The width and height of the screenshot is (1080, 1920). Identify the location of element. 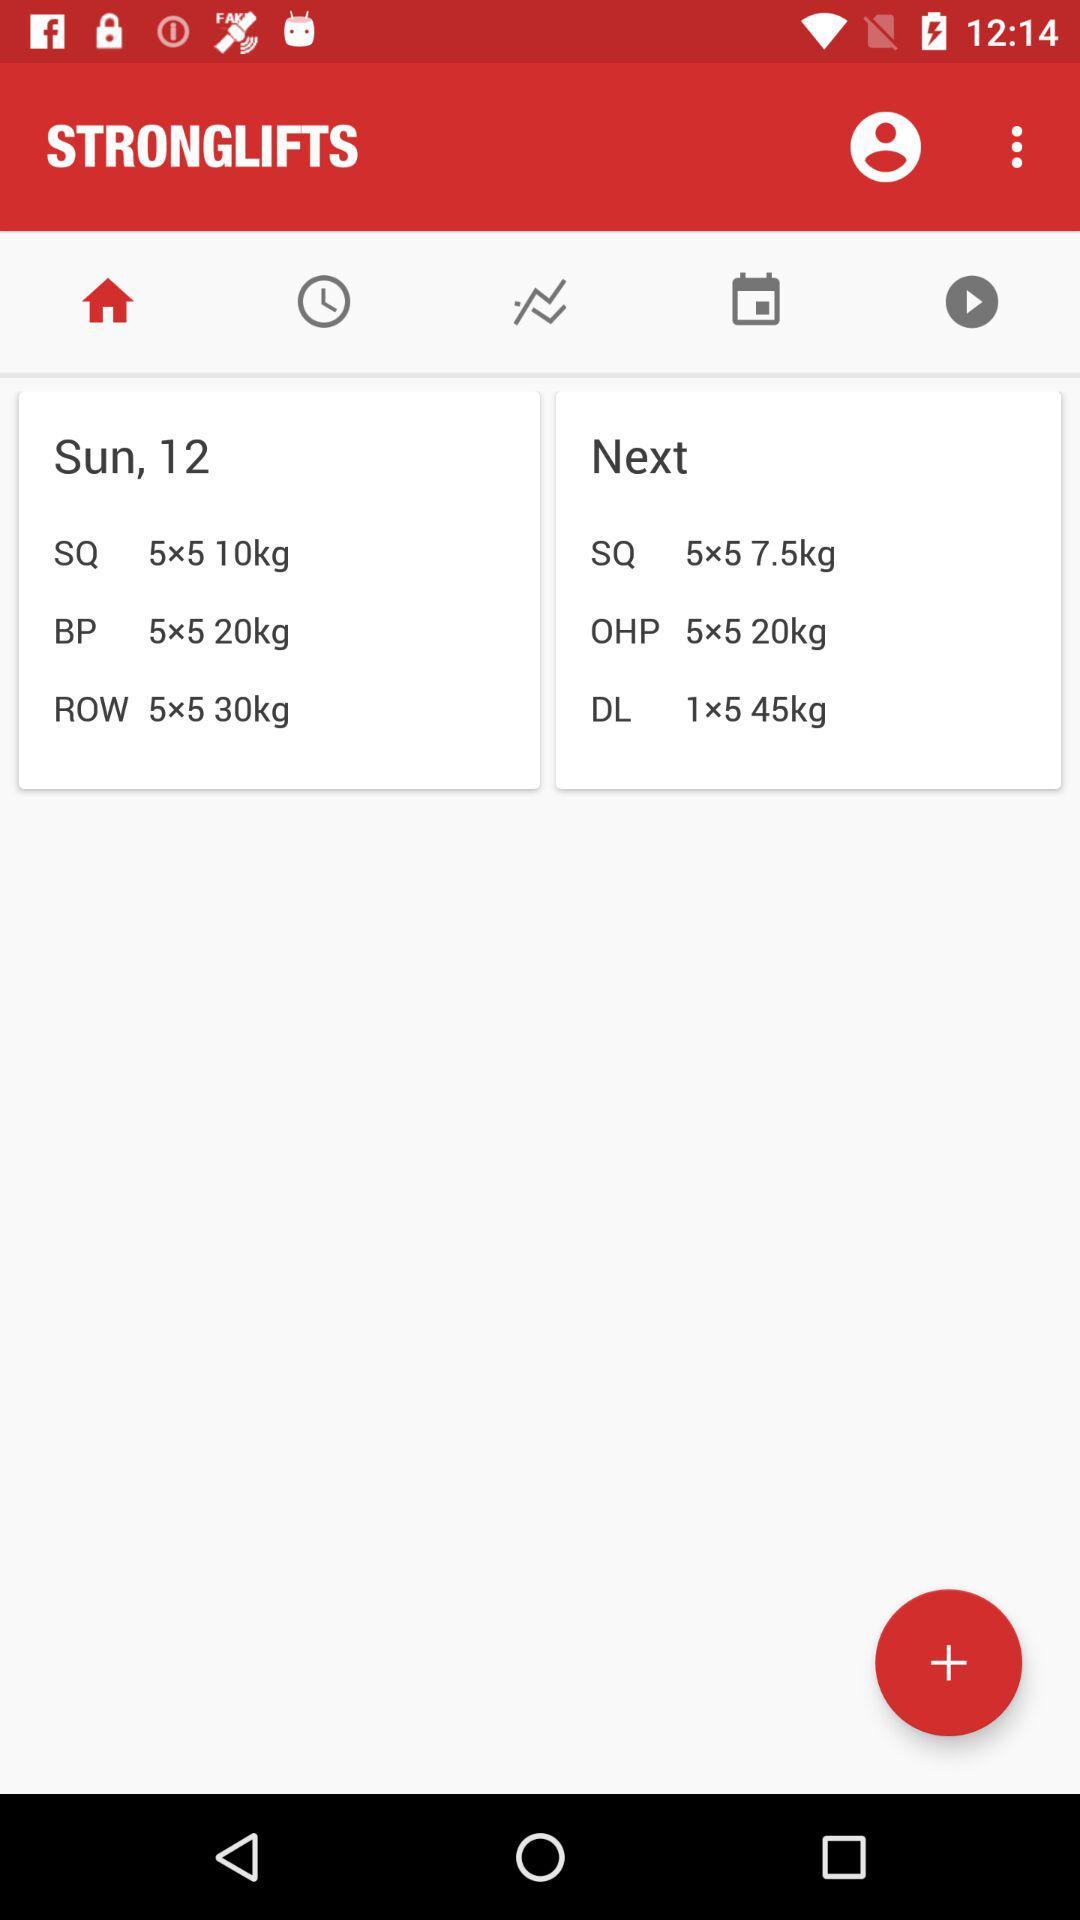
(947, 1662).